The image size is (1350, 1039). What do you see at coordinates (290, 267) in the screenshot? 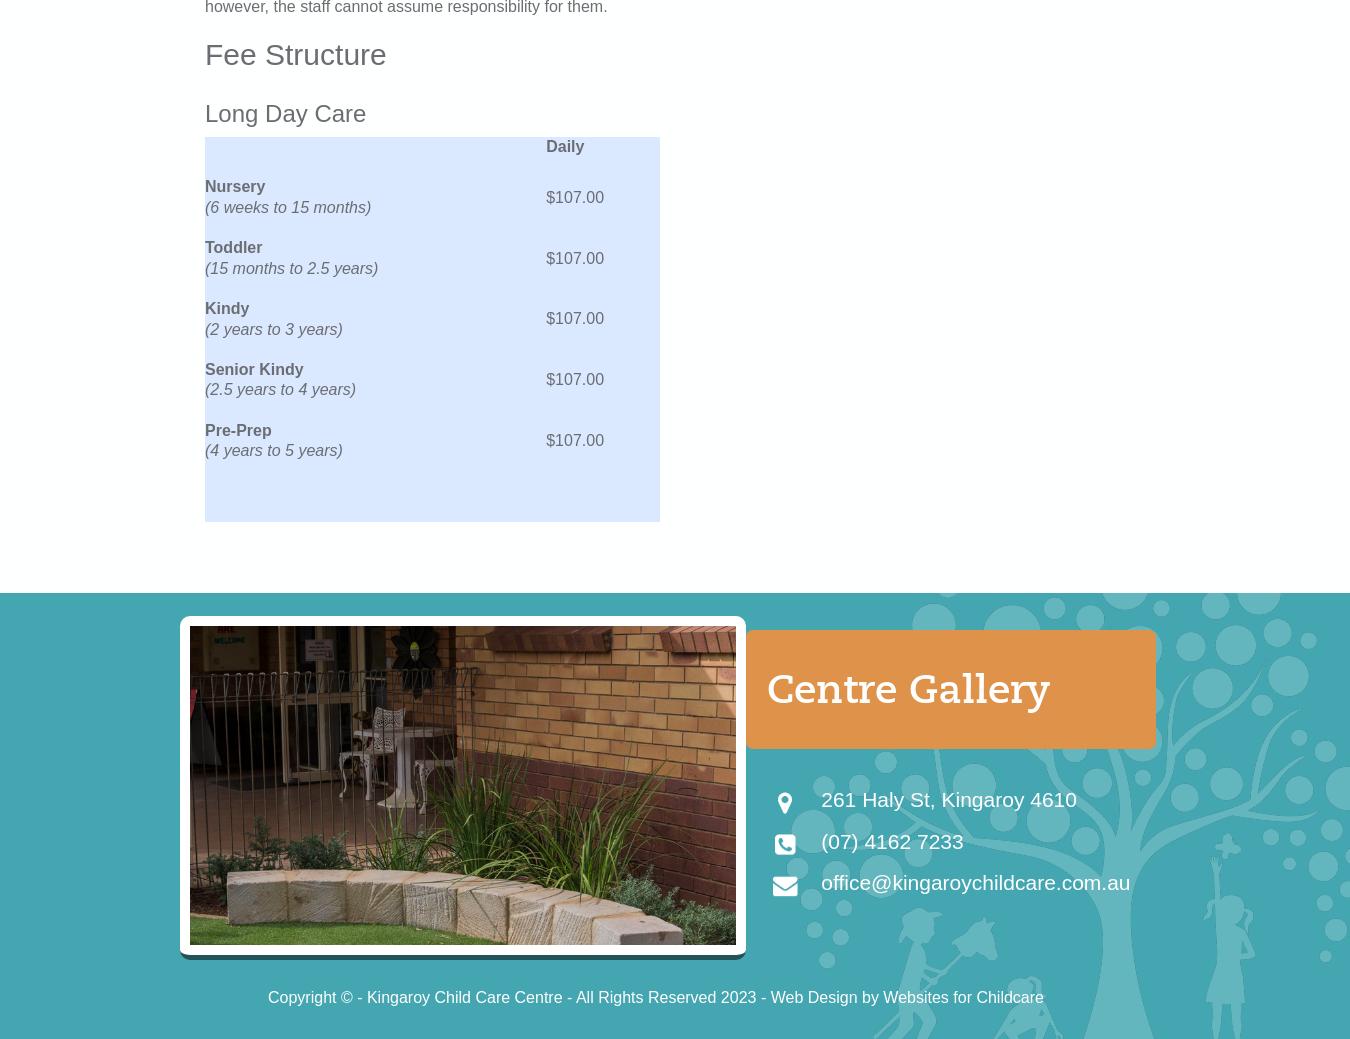
I see `'(15 months to 2.5 years)'` at bounding box center [290, 267].